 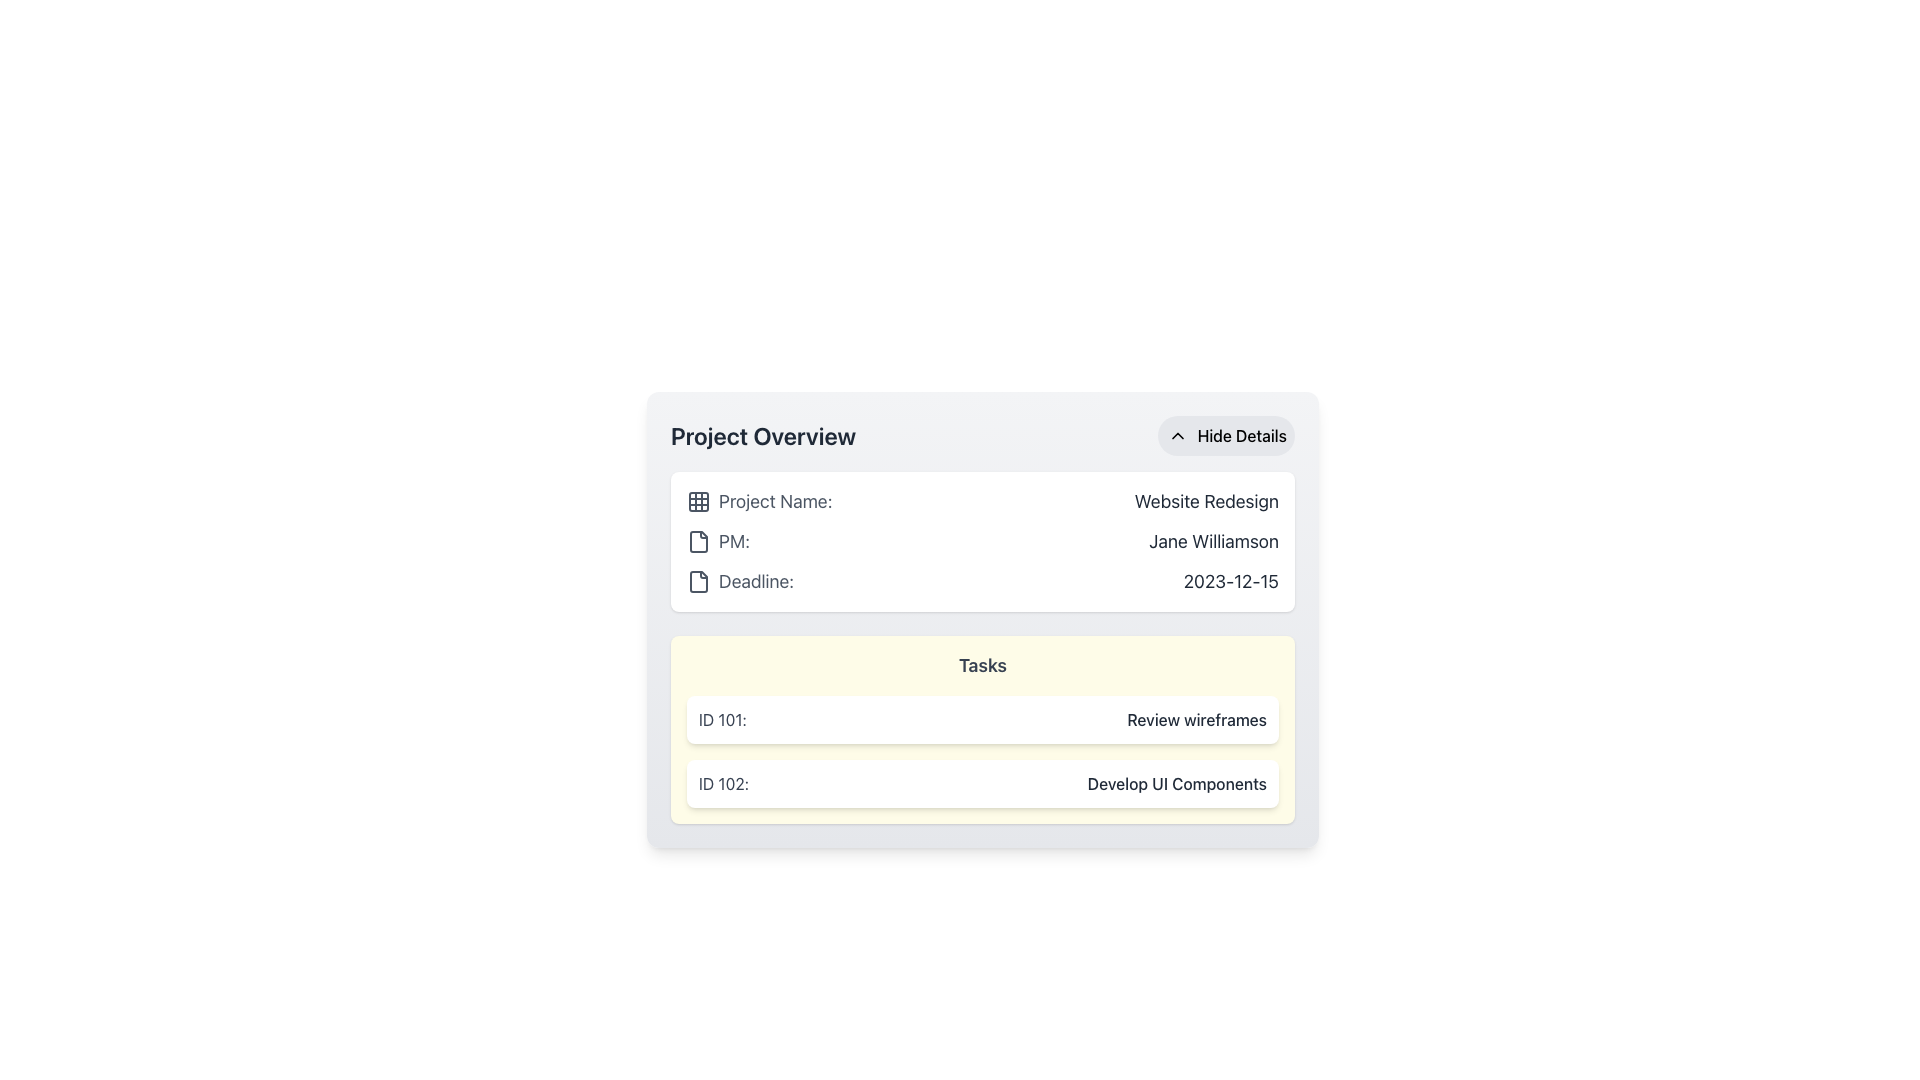 I want to click on the upward-pointing chevron icon within the 'Hide Details' button located in the top-right corner of the 'Project Overview' panel, so click(x=1177, y=434).